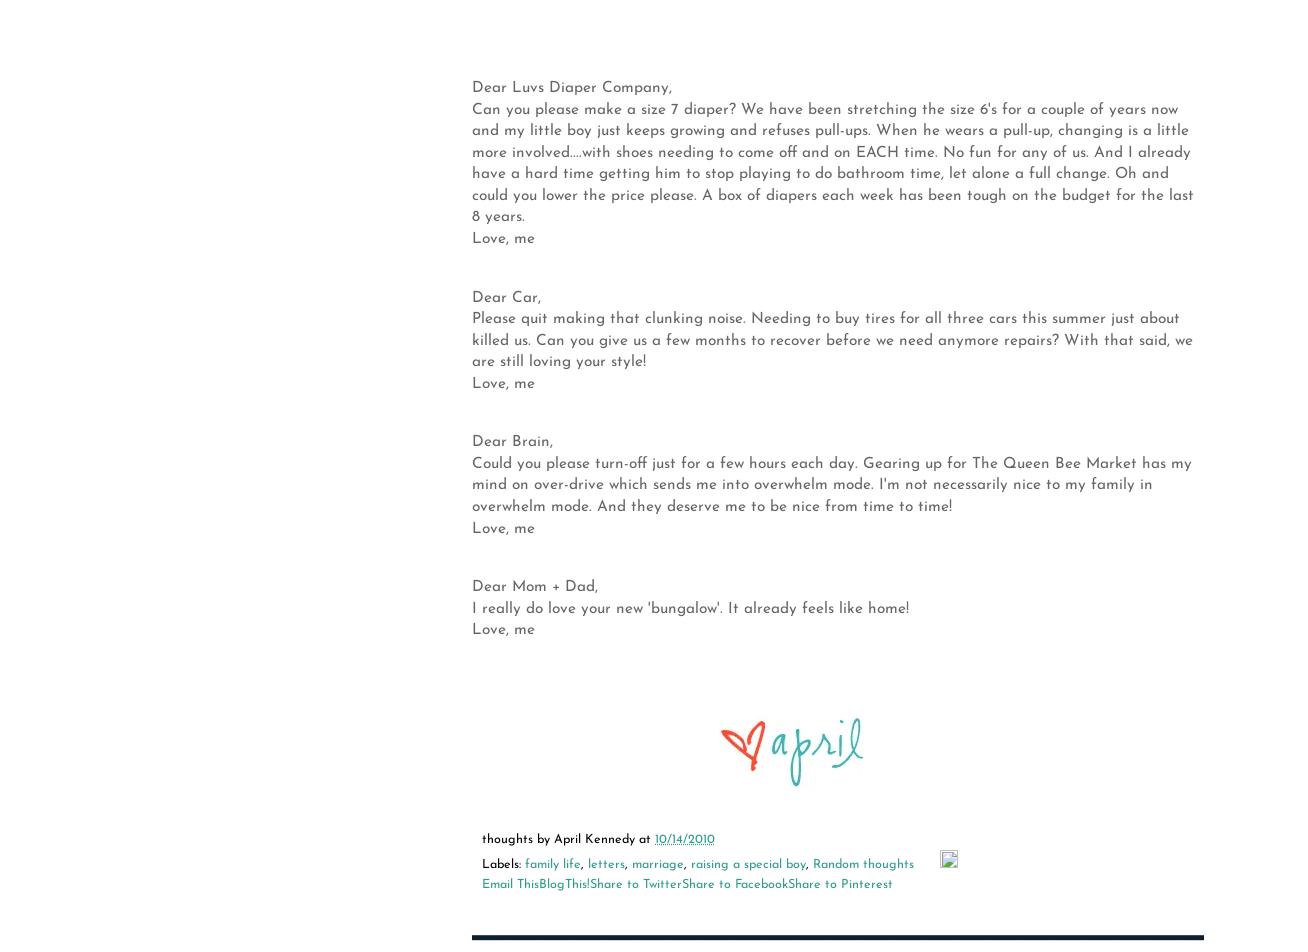 This screenshot has height=952, width=1308. I want to click on 'I really do love your new 'bungalow'. It already feels like home!', so click(690, 608).